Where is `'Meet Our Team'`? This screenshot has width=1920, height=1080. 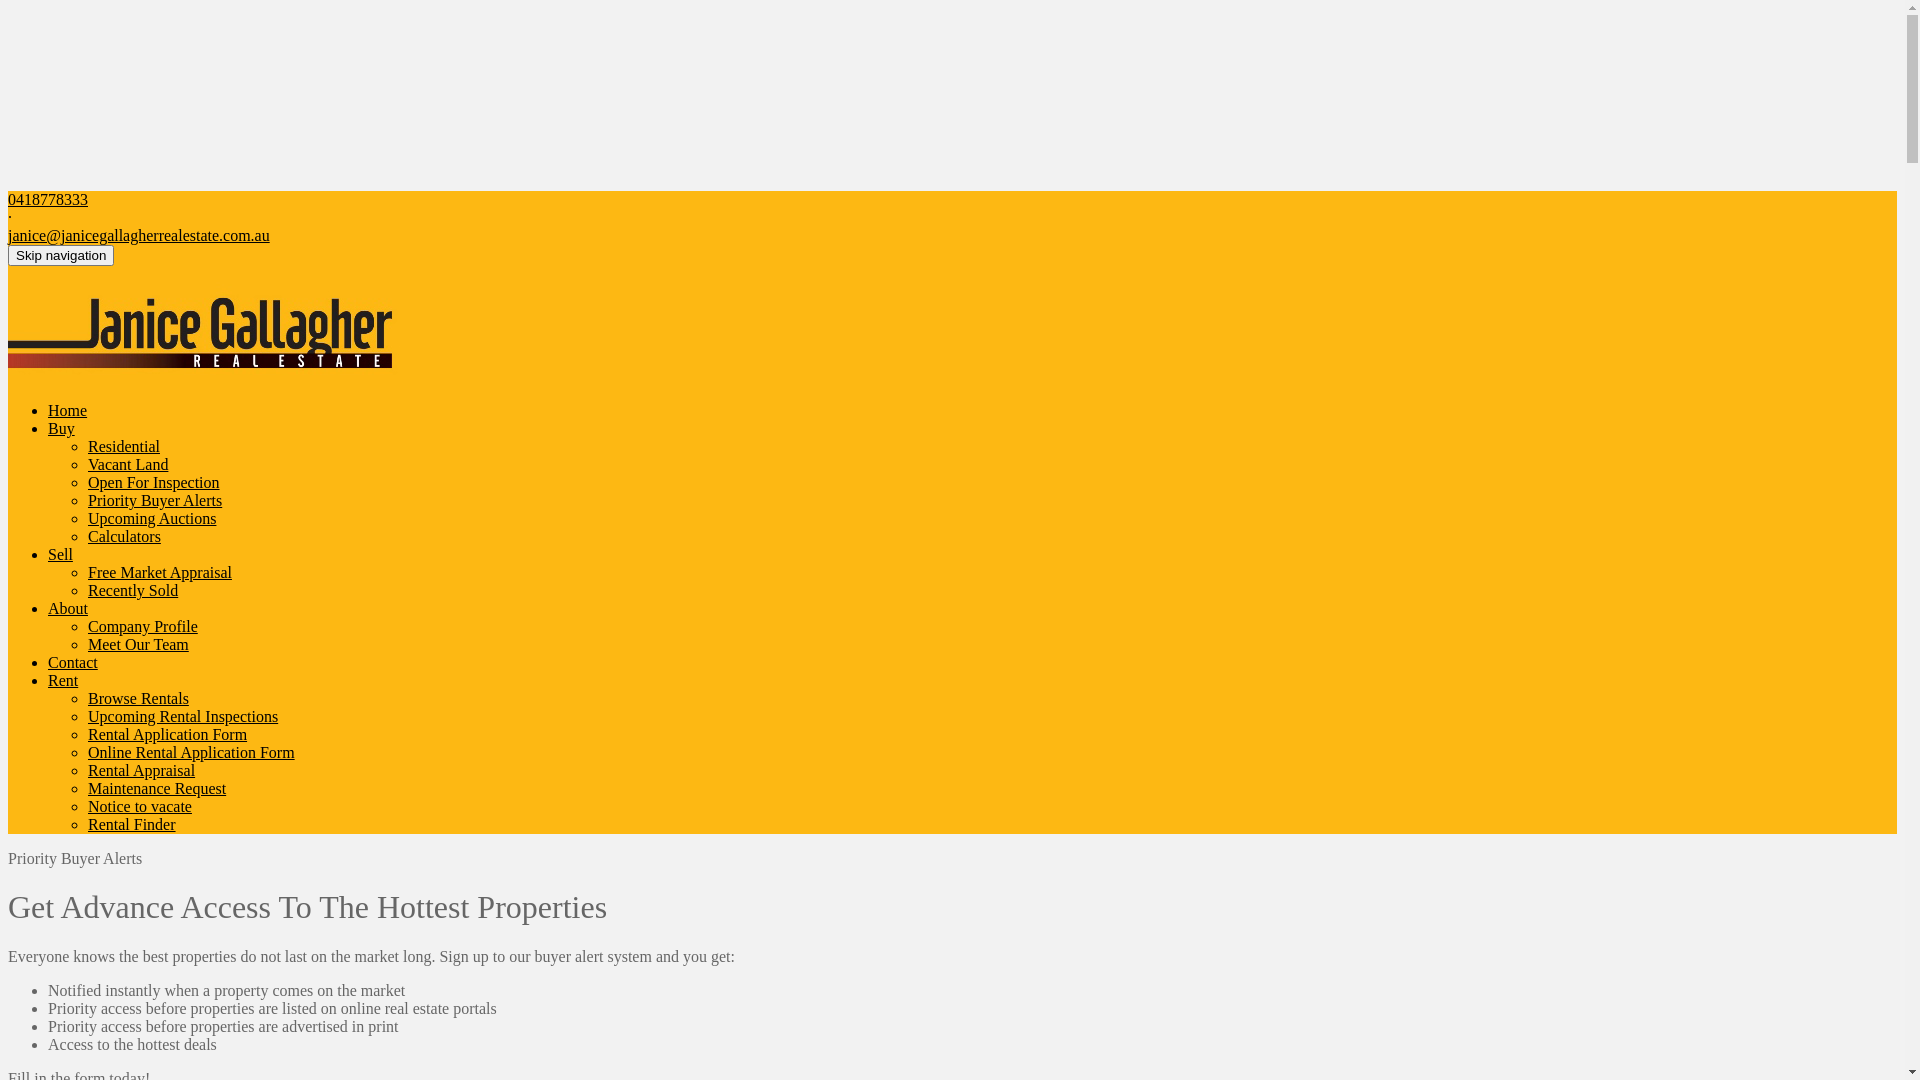 'Meet Our Team' is located at coordinates (137, 644).